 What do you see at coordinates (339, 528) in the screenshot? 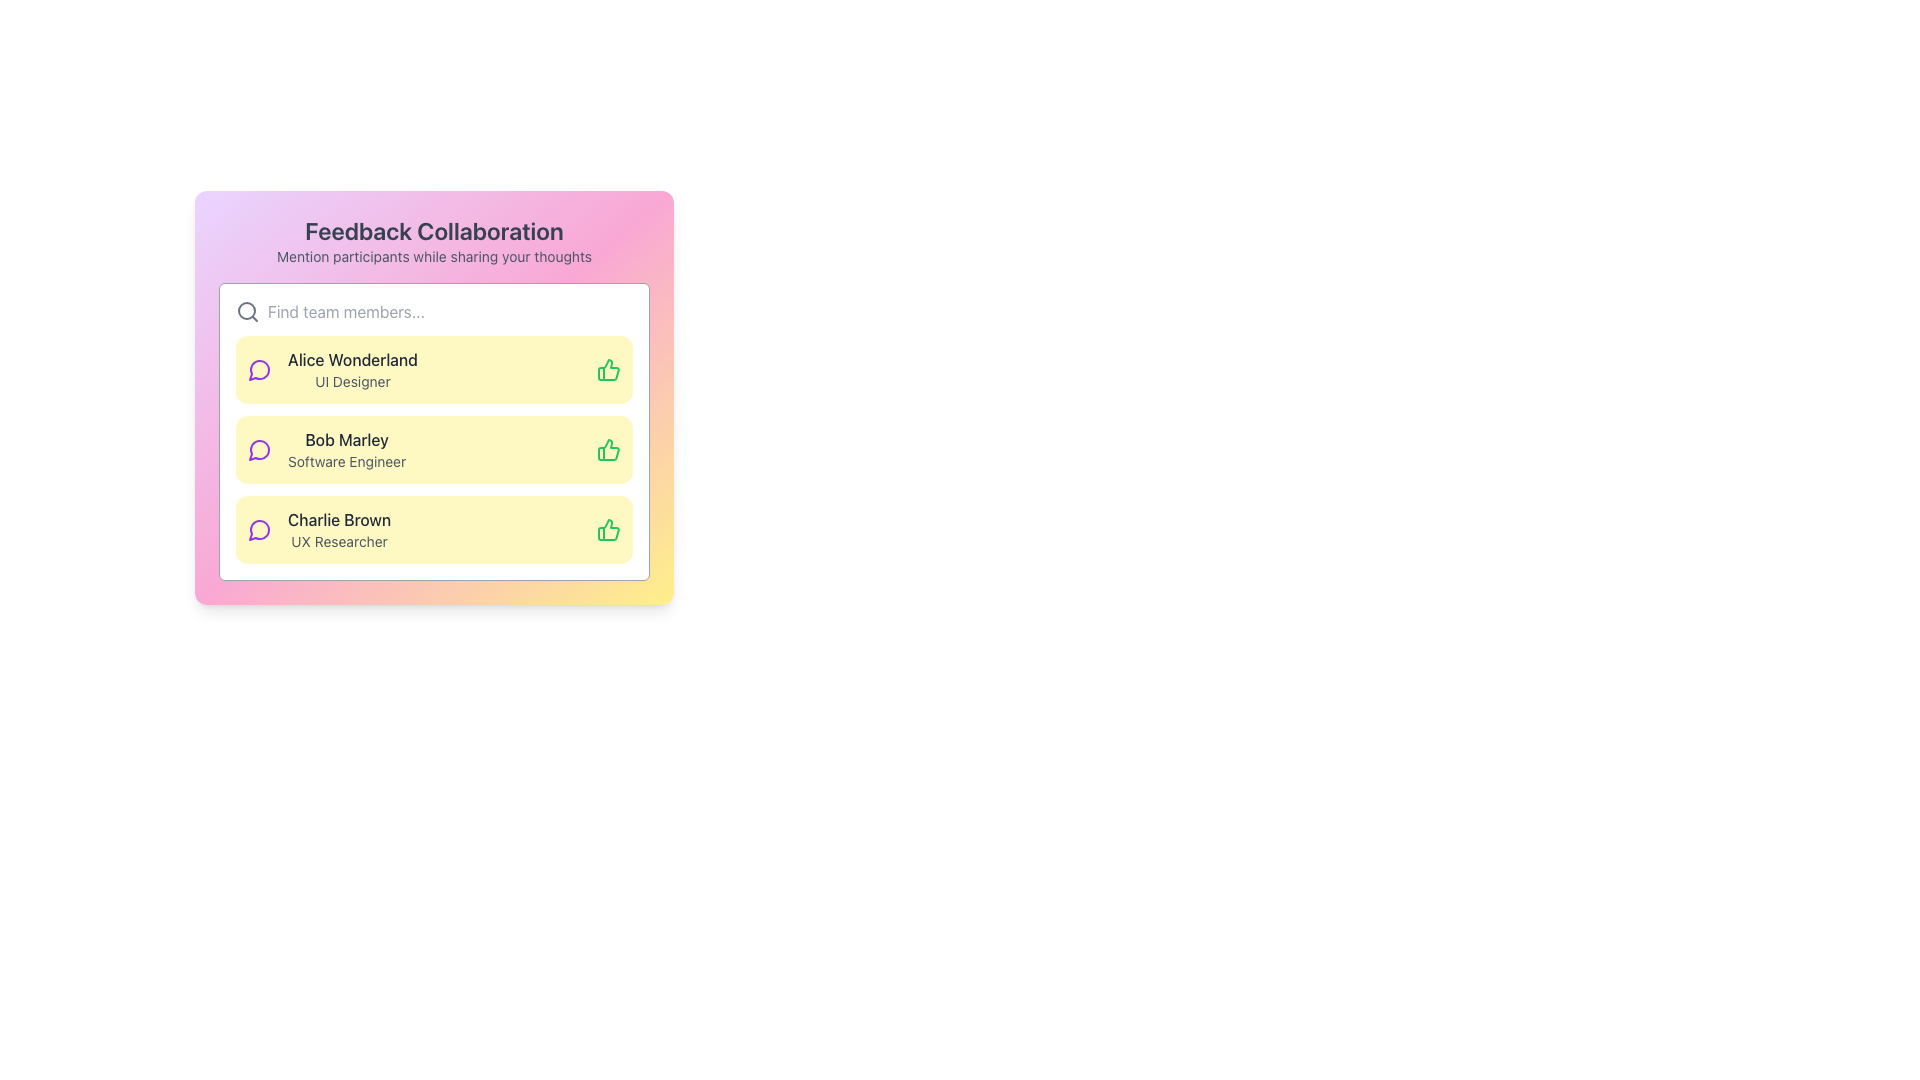
I see `the Text display component that shows 'Charlie Brown' in bold above 'UX Researcher', located within the third yellow card in the user profile list` at bounding box center [339, 528].